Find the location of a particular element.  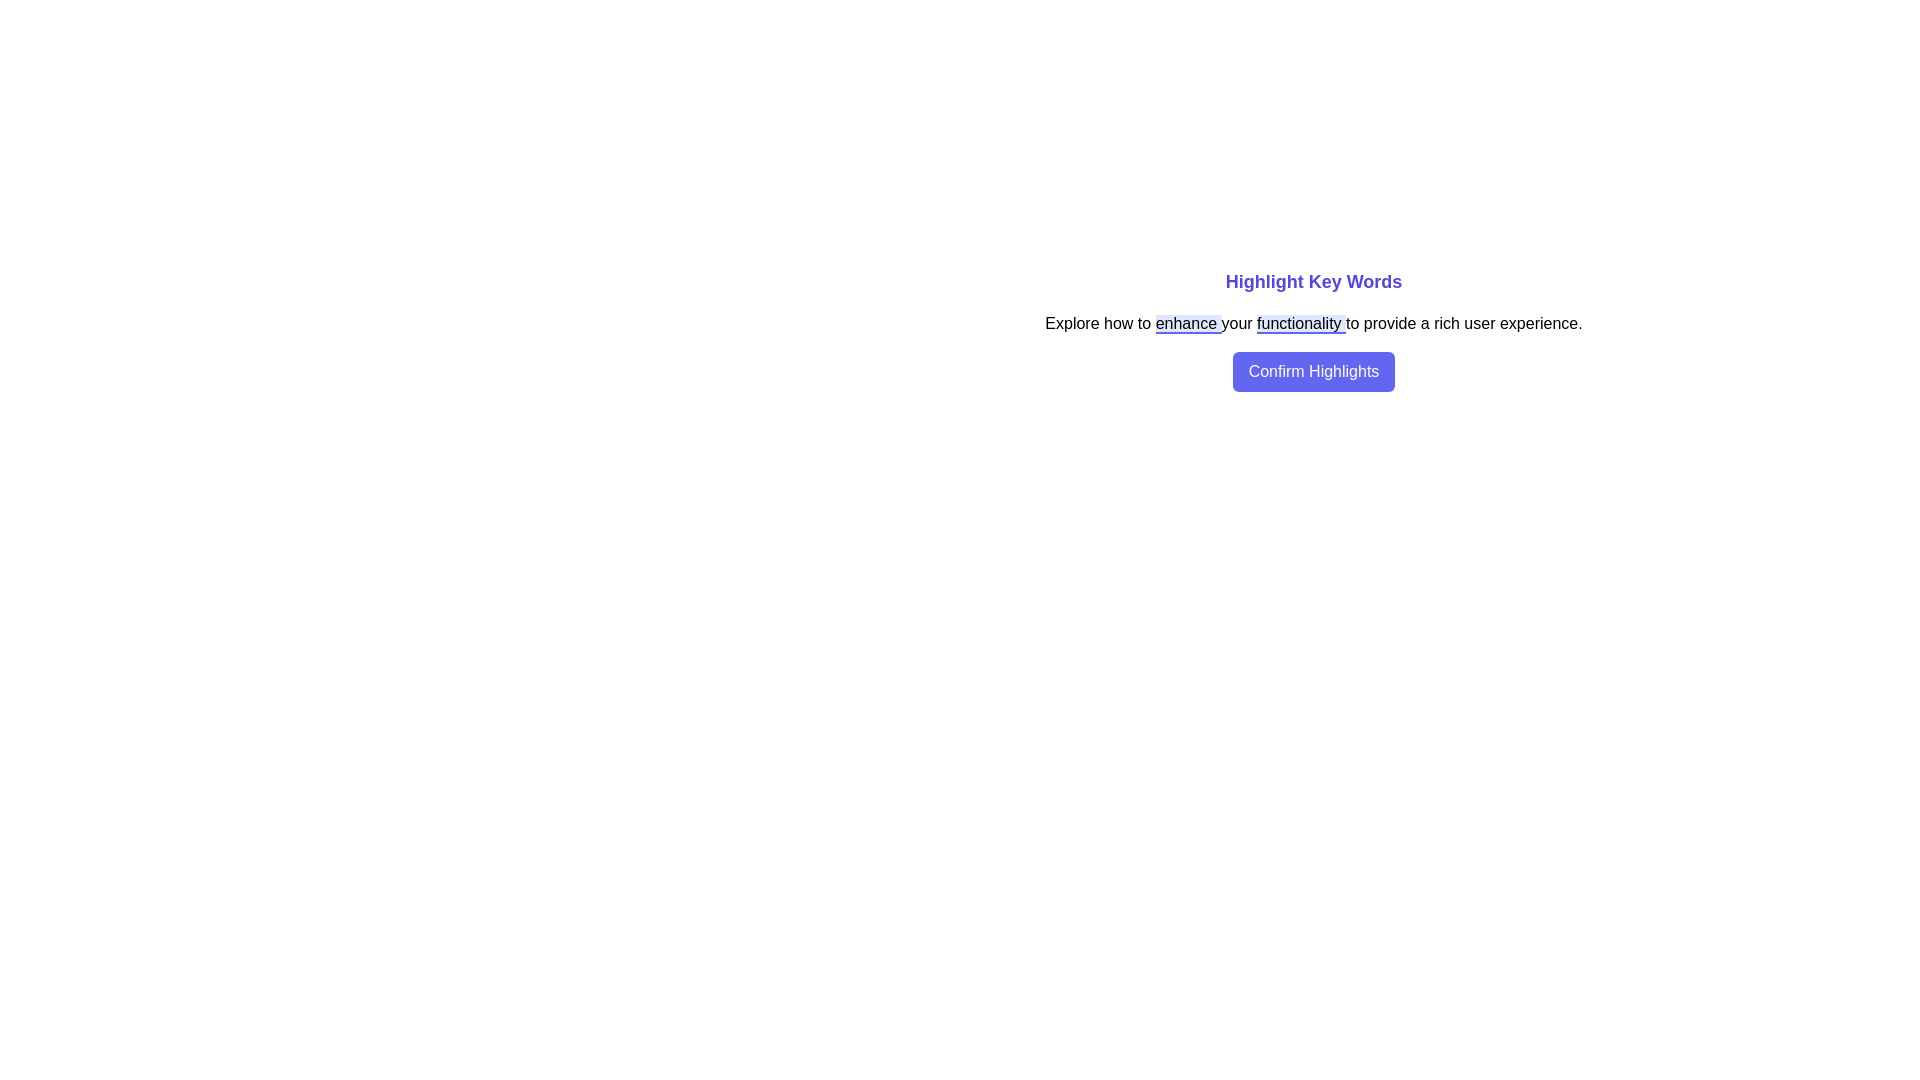

the character 'a' which is styled with a transparent bottom border and is positioned between the words 'provide' and 'rich' is located at coordinates (1426, 323).